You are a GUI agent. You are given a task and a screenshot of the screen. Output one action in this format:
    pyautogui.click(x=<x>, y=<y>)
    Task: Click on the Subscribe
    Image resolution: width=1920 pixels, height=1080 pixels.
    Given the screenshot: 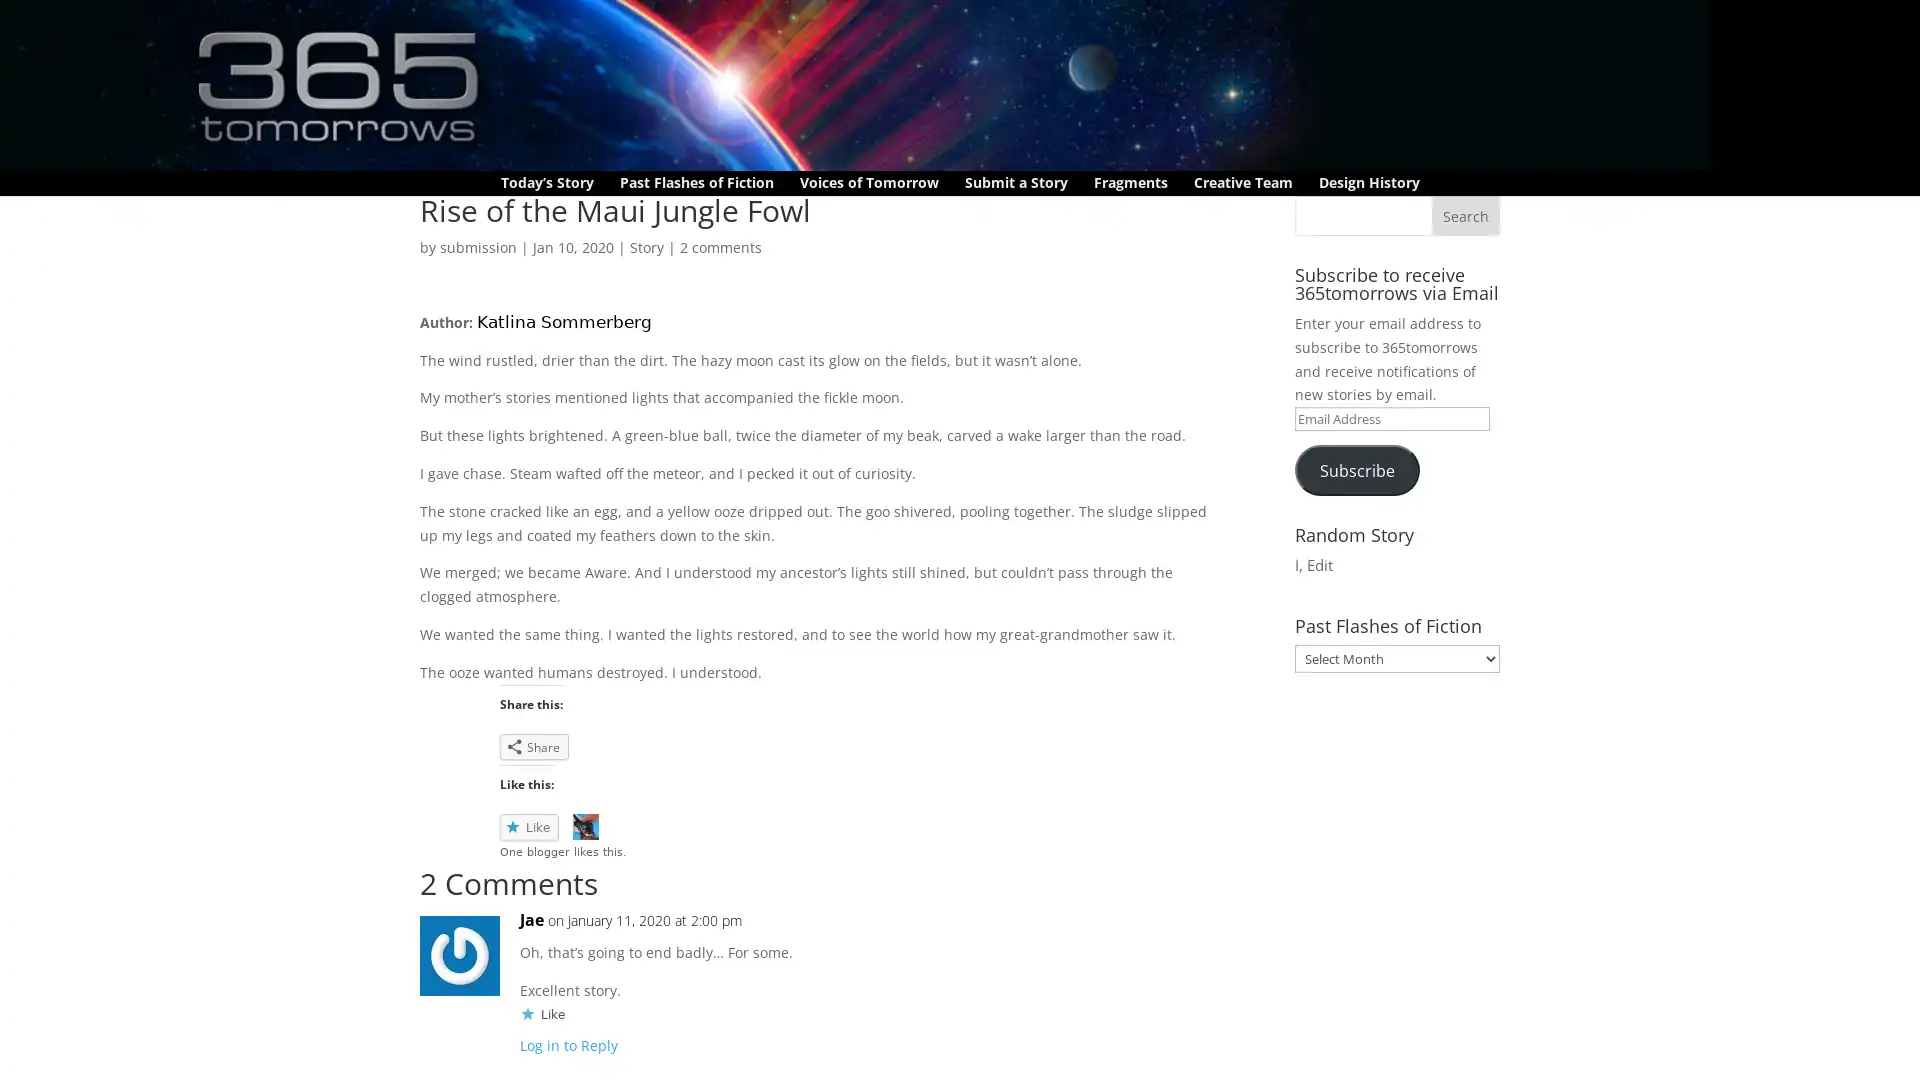 What is the action you would take?
    pyautogui.click(x=1356, y=526)
    